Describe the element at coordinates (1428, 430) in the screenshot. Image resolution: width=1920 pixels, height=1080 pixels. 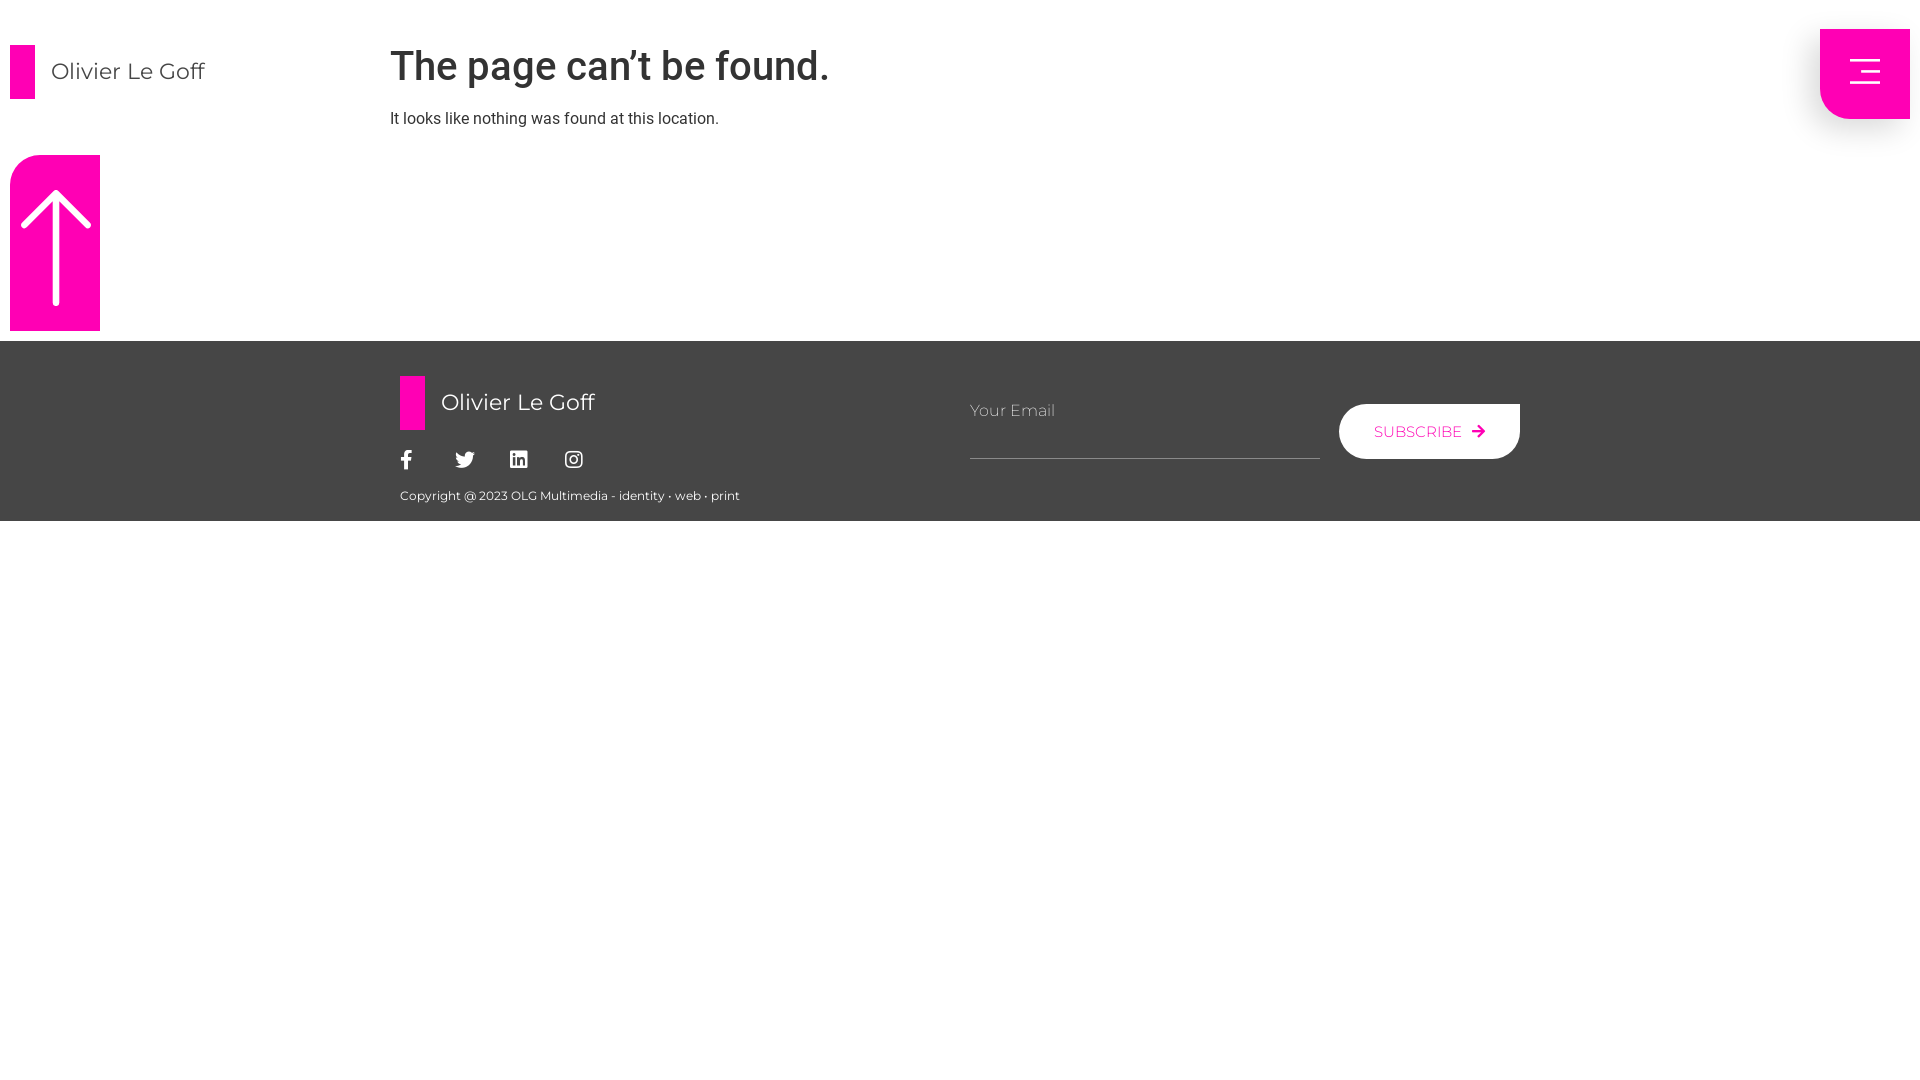
I see `'SUBSCRIBE'` at that location.